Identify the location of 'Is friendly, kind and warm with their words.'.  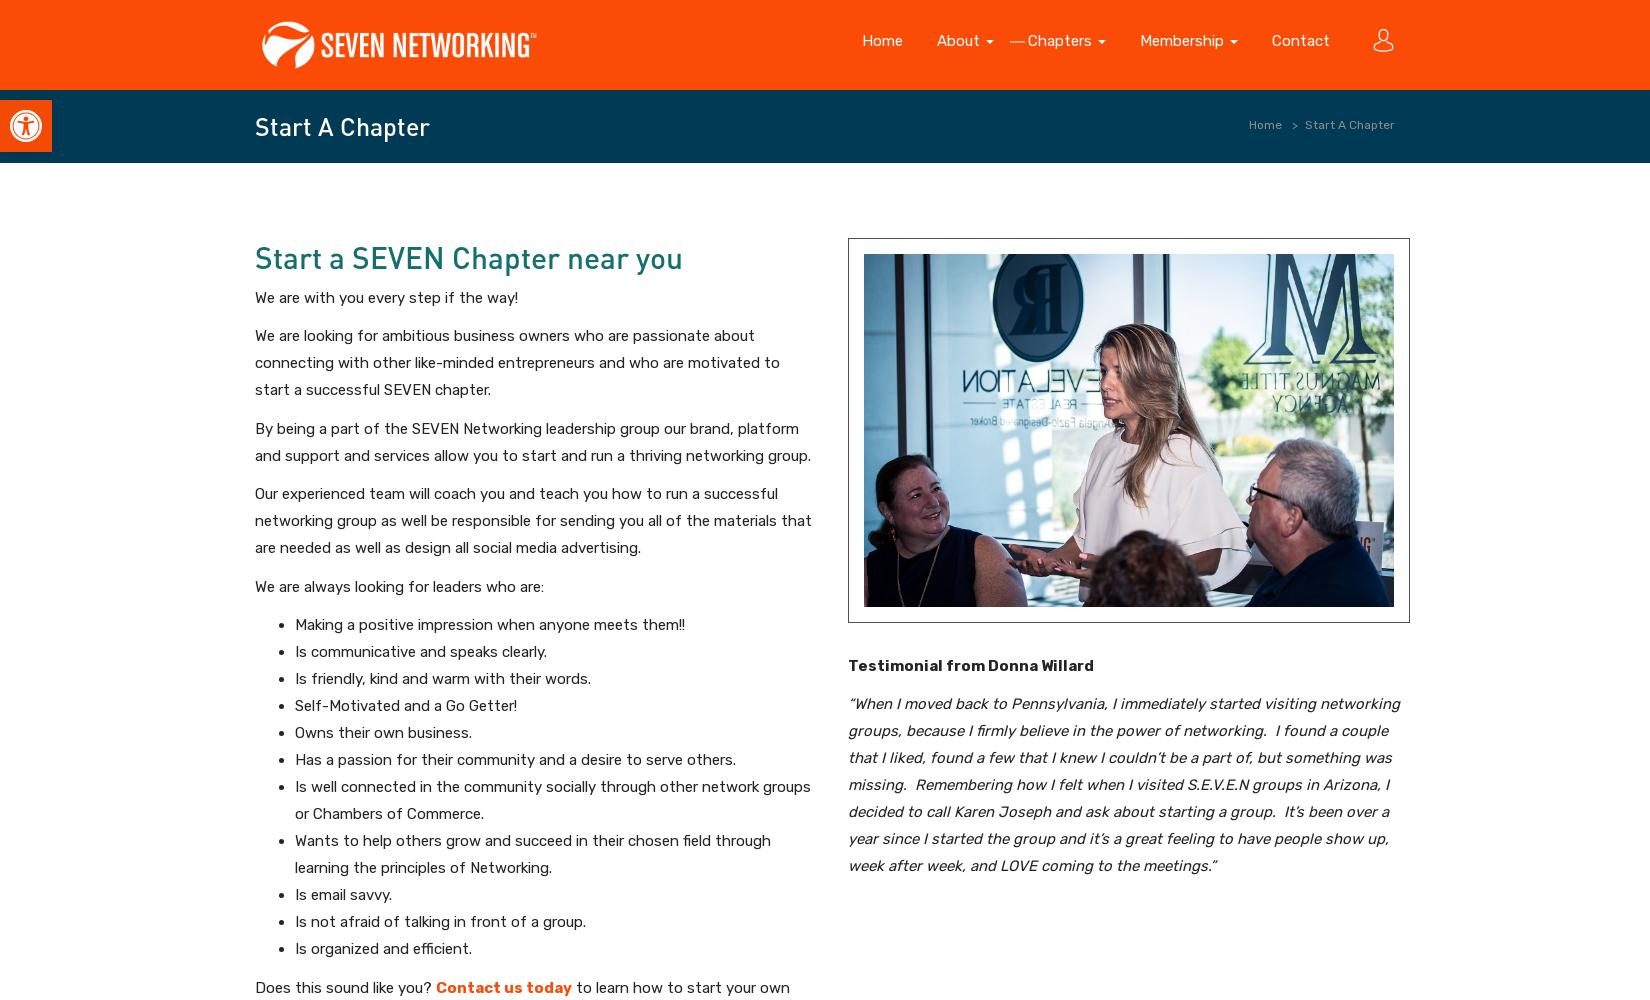
(442, 679).